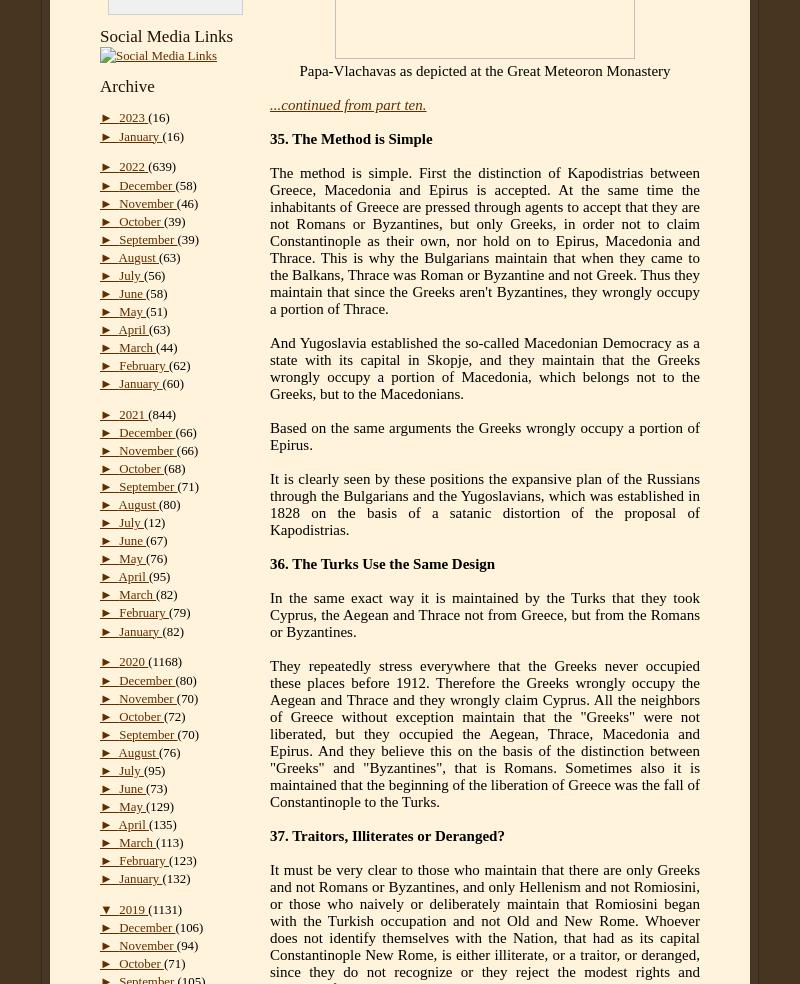 The width and height of the screenshot is (800, 984). Describe the element at coordinates (484, 733) in the screenshot. I see `'They repeatedly stress everywhere that the Greeks never occupied these places before 1912. Therefore the Greeks wrongly occupy the Aegean and Thrace and they wrongly claim Cyprus. All the neighbors of Greece without exception maintain that the "Greeks" were not liberated, but they occupied the Aegean, Thrace, Macedonia and Epirus. And they believe this on the basis of the distinction between "Greeks" and "Byzantines", that is Romans. Sometimes also it is maintained that the beginning of the liberation of Greece was the fall of Constantinople to the Turks.'` at that location.